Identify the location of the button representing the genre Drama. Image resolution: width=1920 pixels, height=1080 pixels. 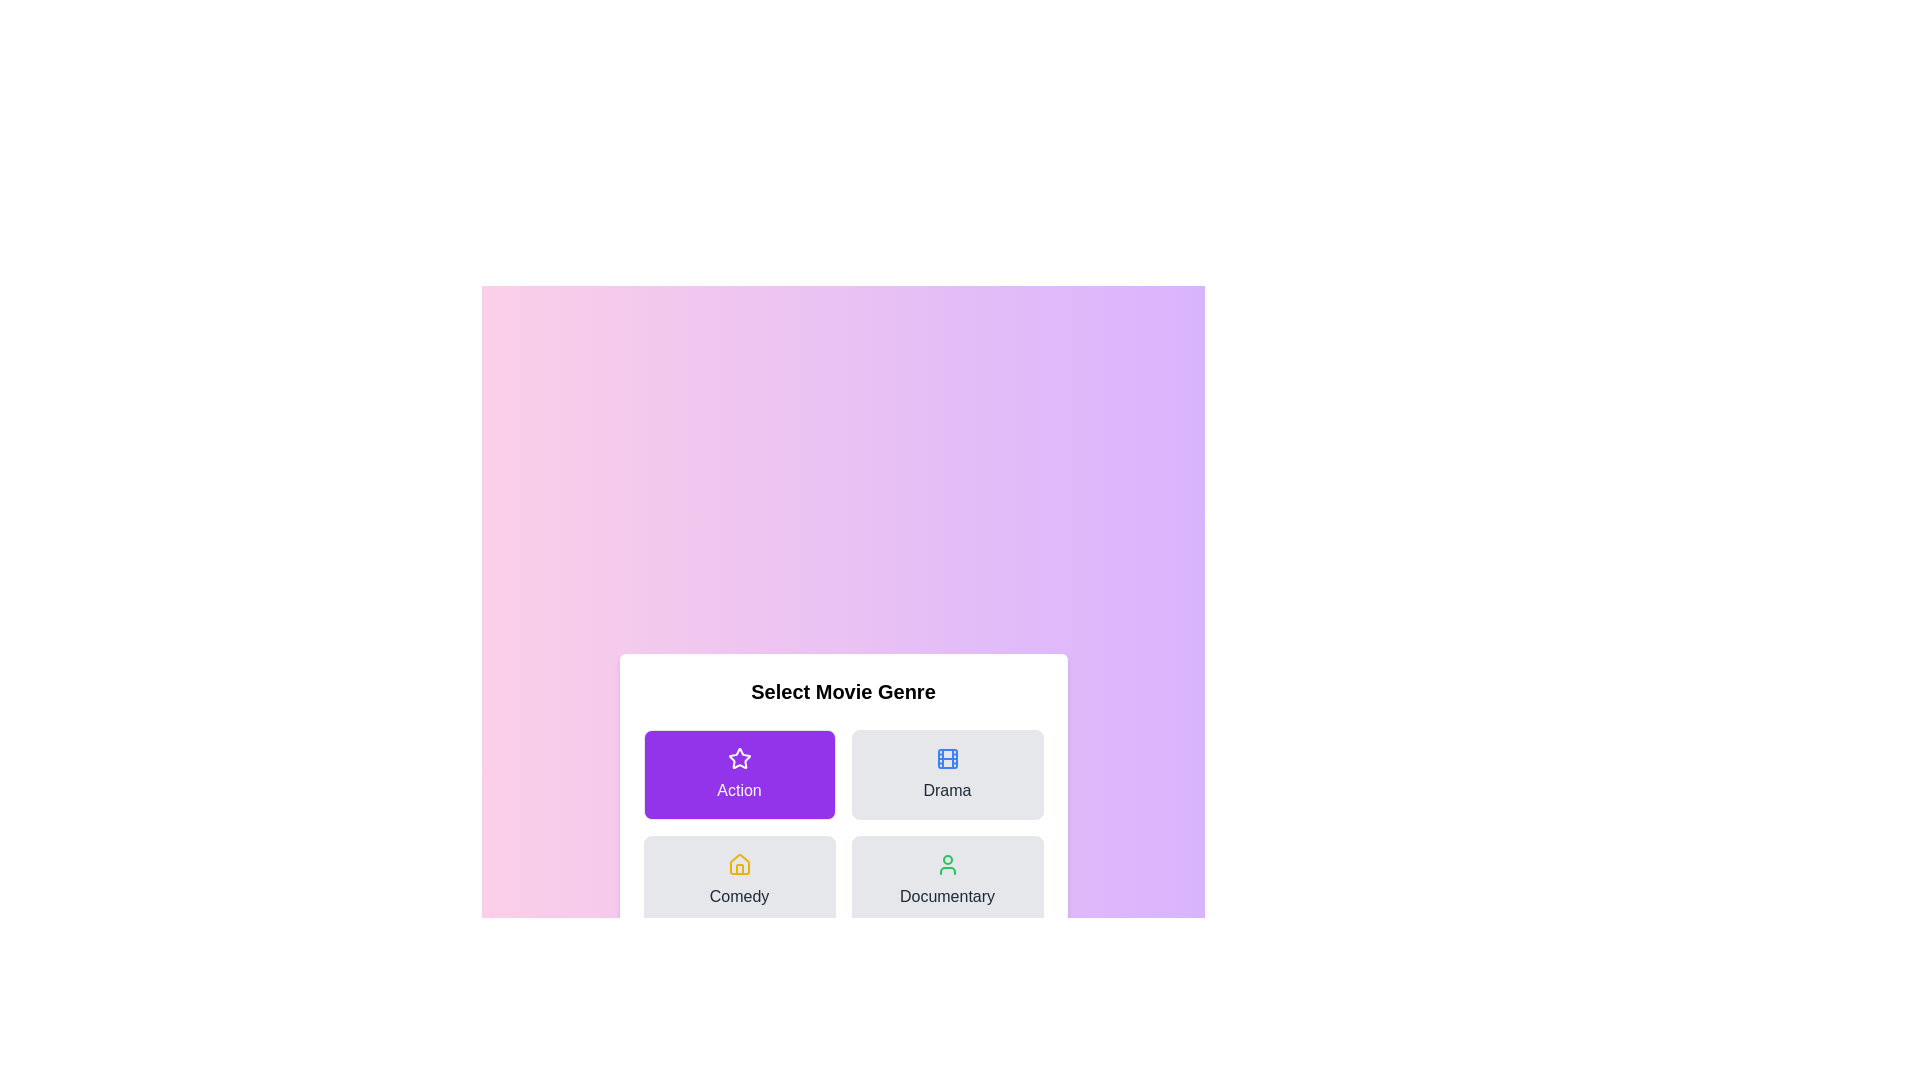
(946, 774).